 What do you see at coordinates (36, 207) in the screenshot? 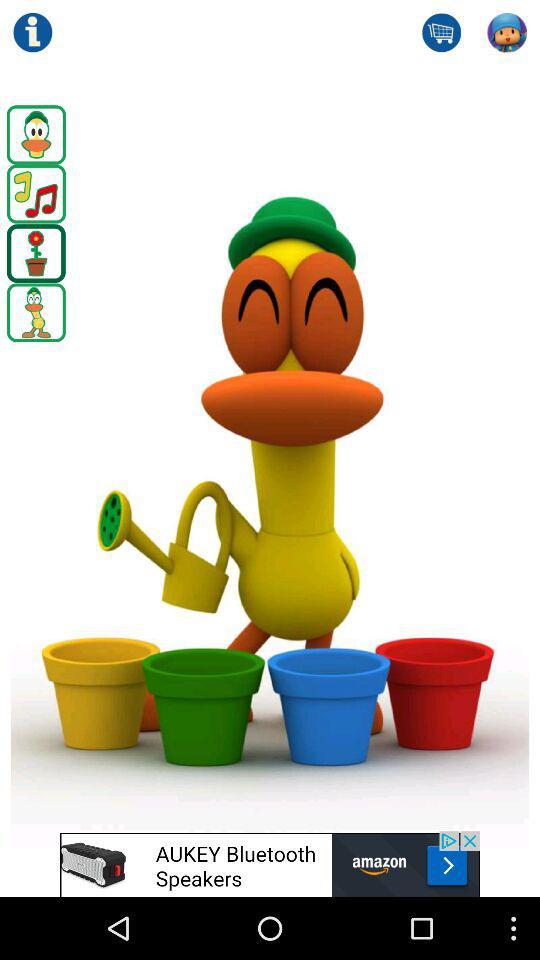
I see `the music icon` at bounding box center [36, 207].